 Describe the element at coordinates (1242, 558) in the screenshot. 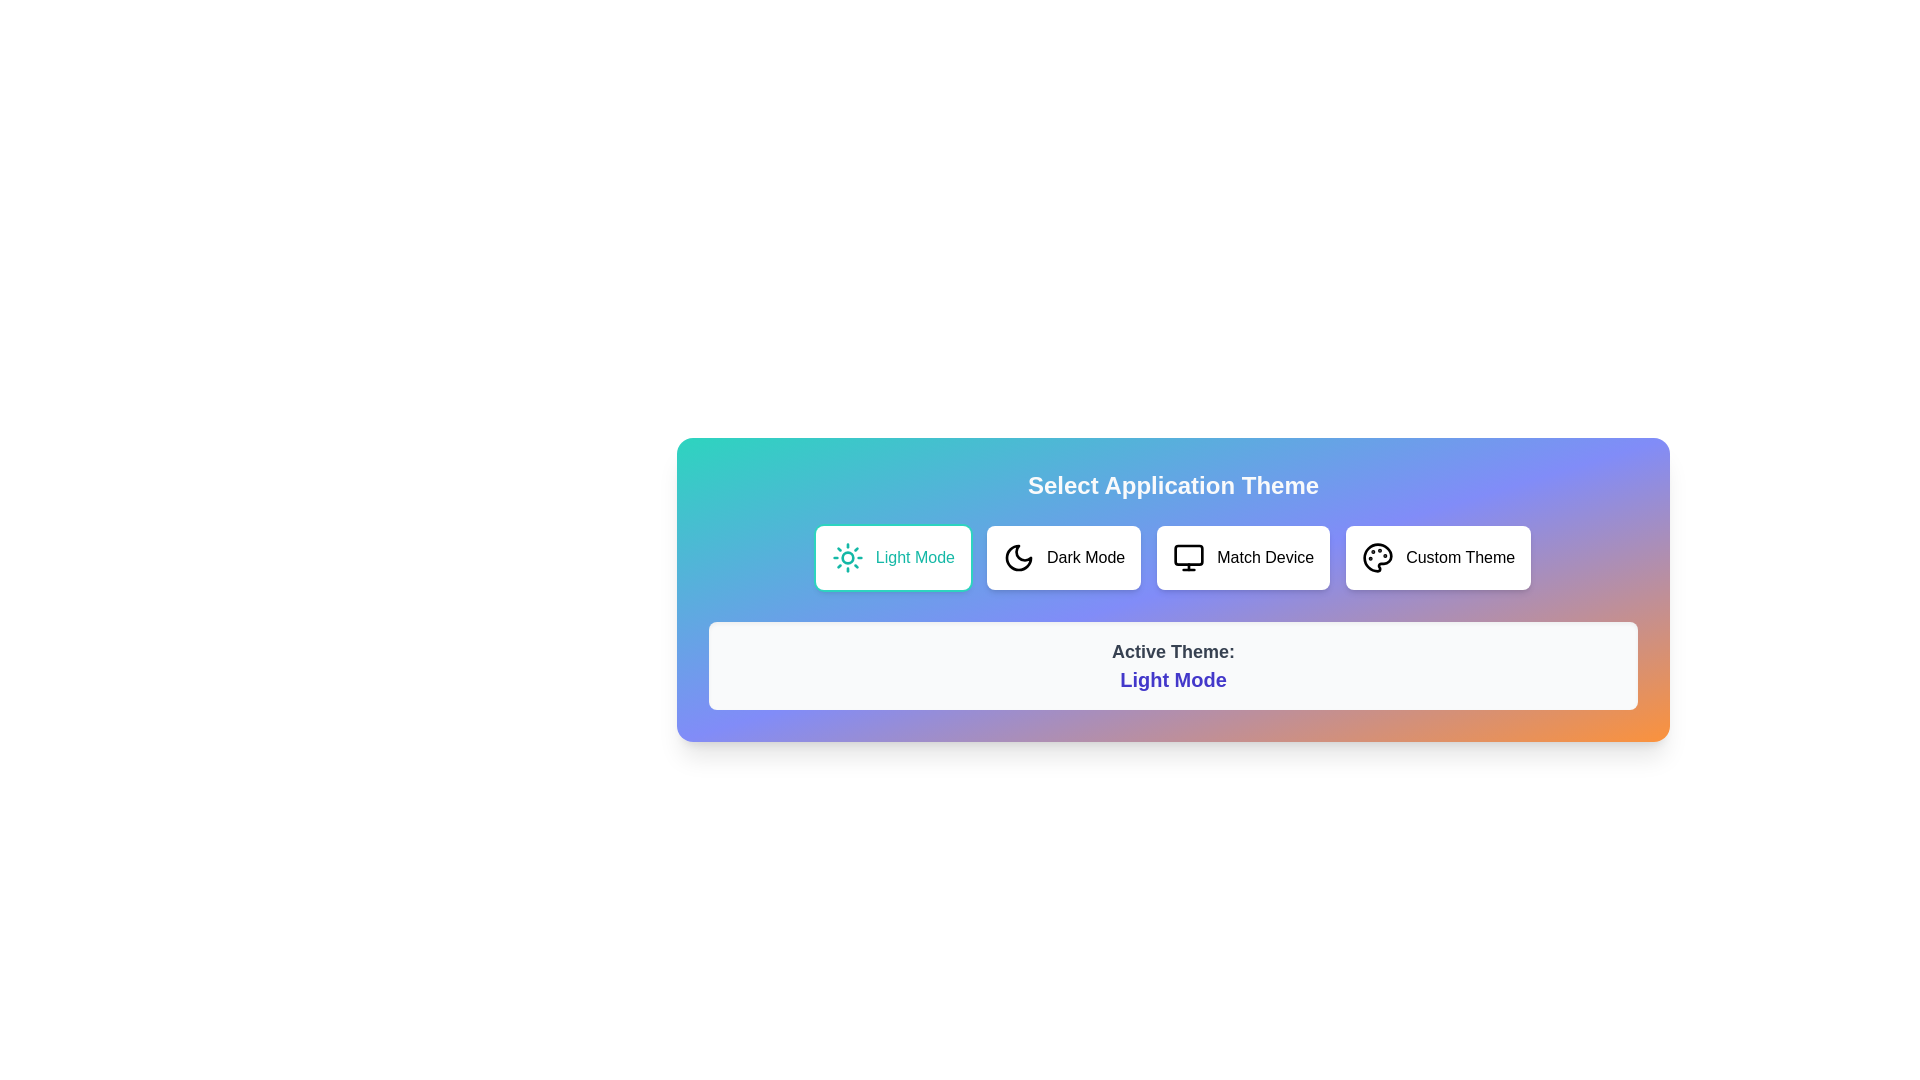

I see `the button corresponding to the theme Match Device` at that location.